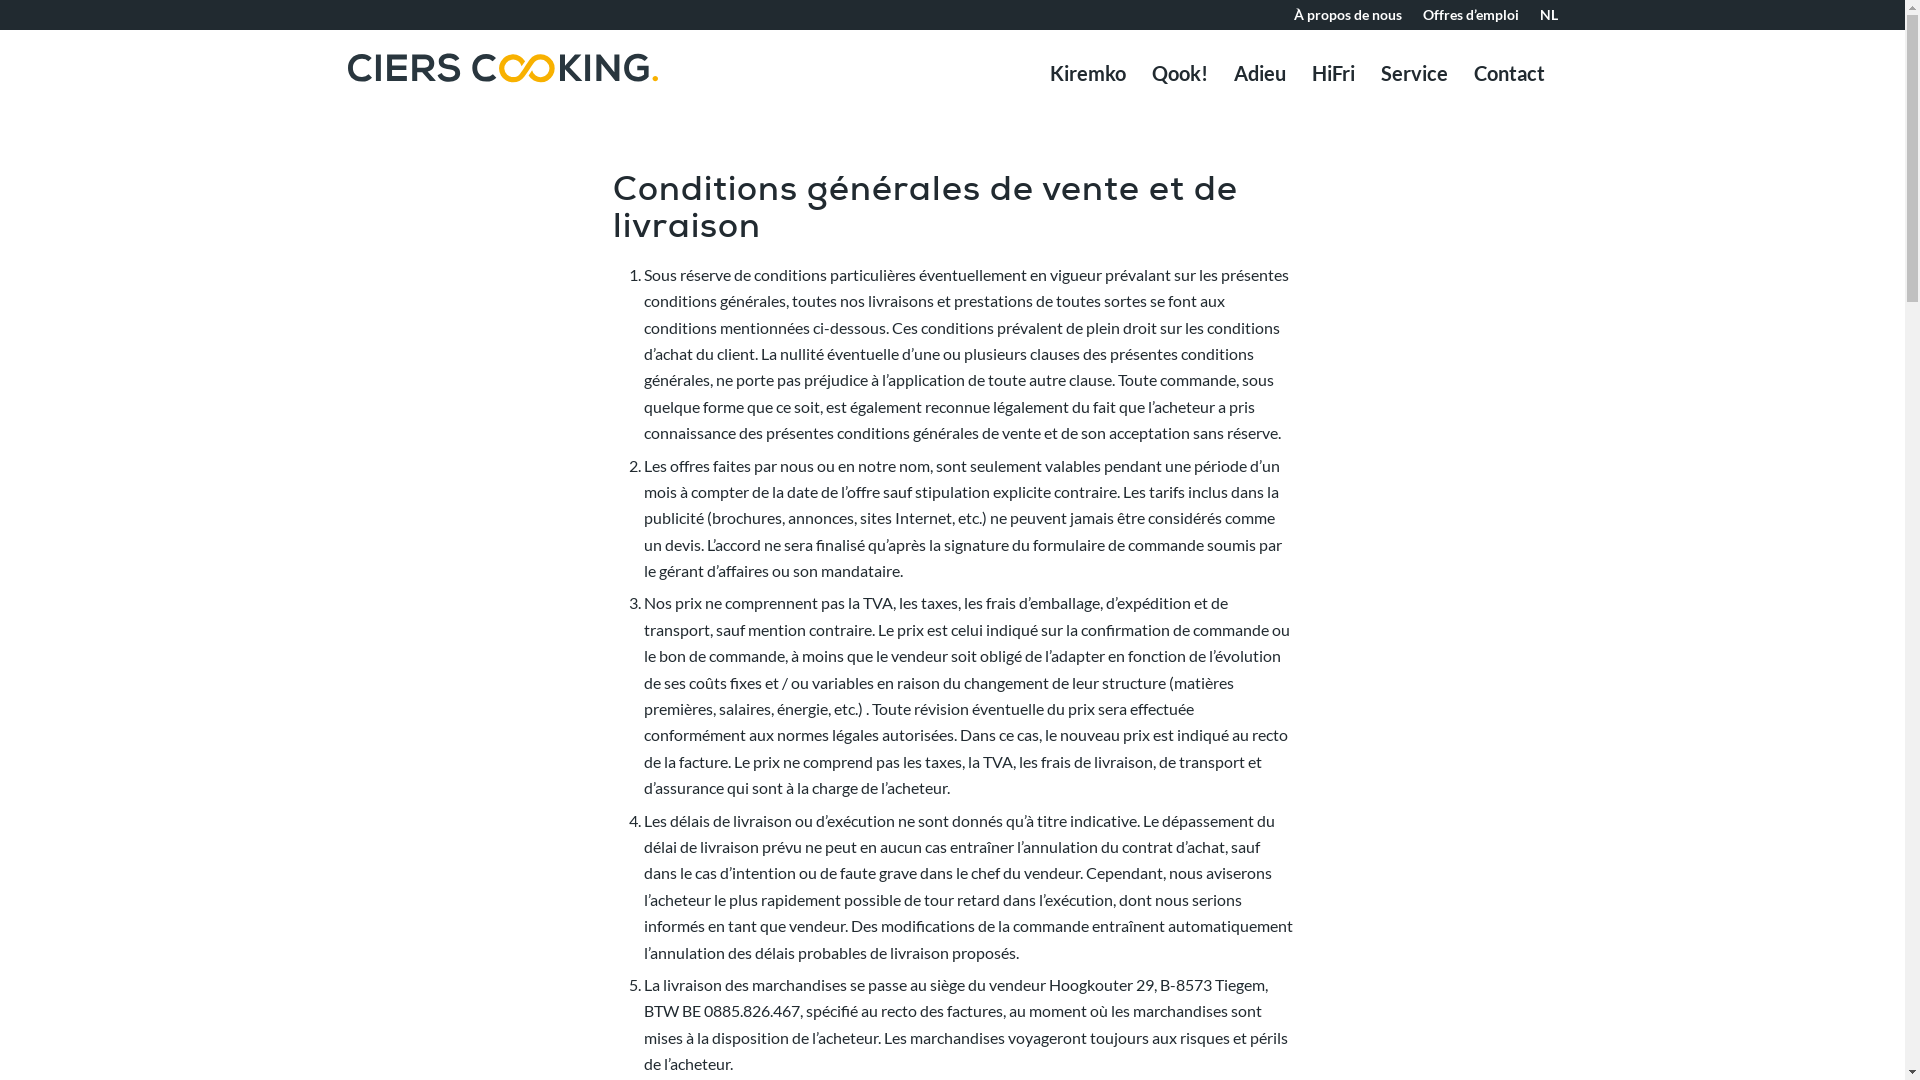 The width and height of the screenshot is (1920, 1080). Describe the element at coordinates (1413, 72) in the screenshot. I see `'Service'` at that location.